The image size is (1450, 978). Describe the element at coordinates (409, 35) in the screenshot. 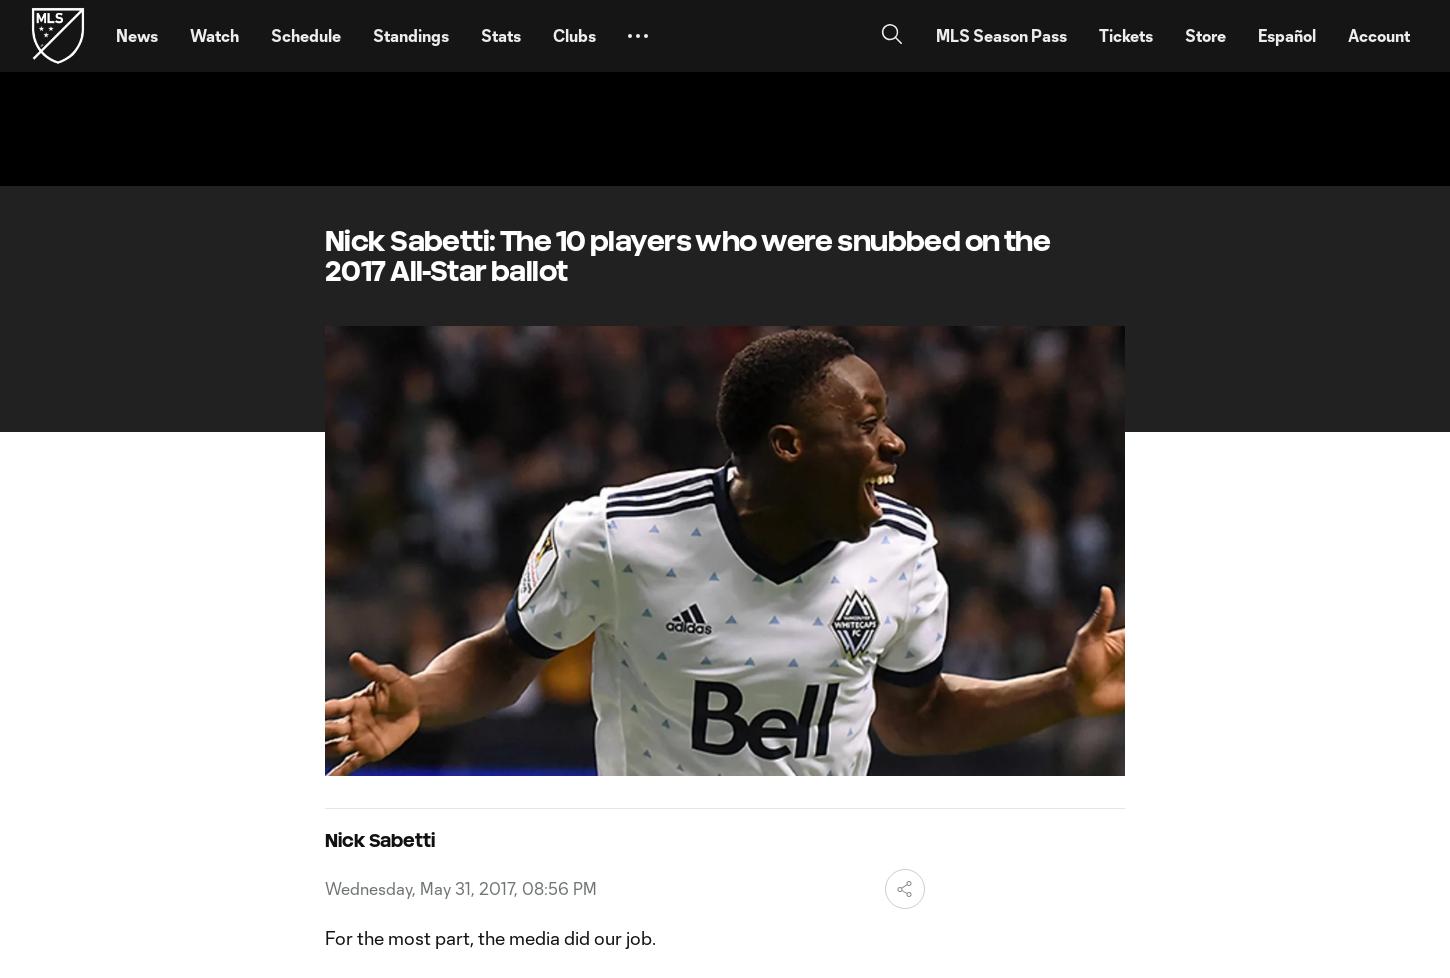

I see `'Standings'` at that location.